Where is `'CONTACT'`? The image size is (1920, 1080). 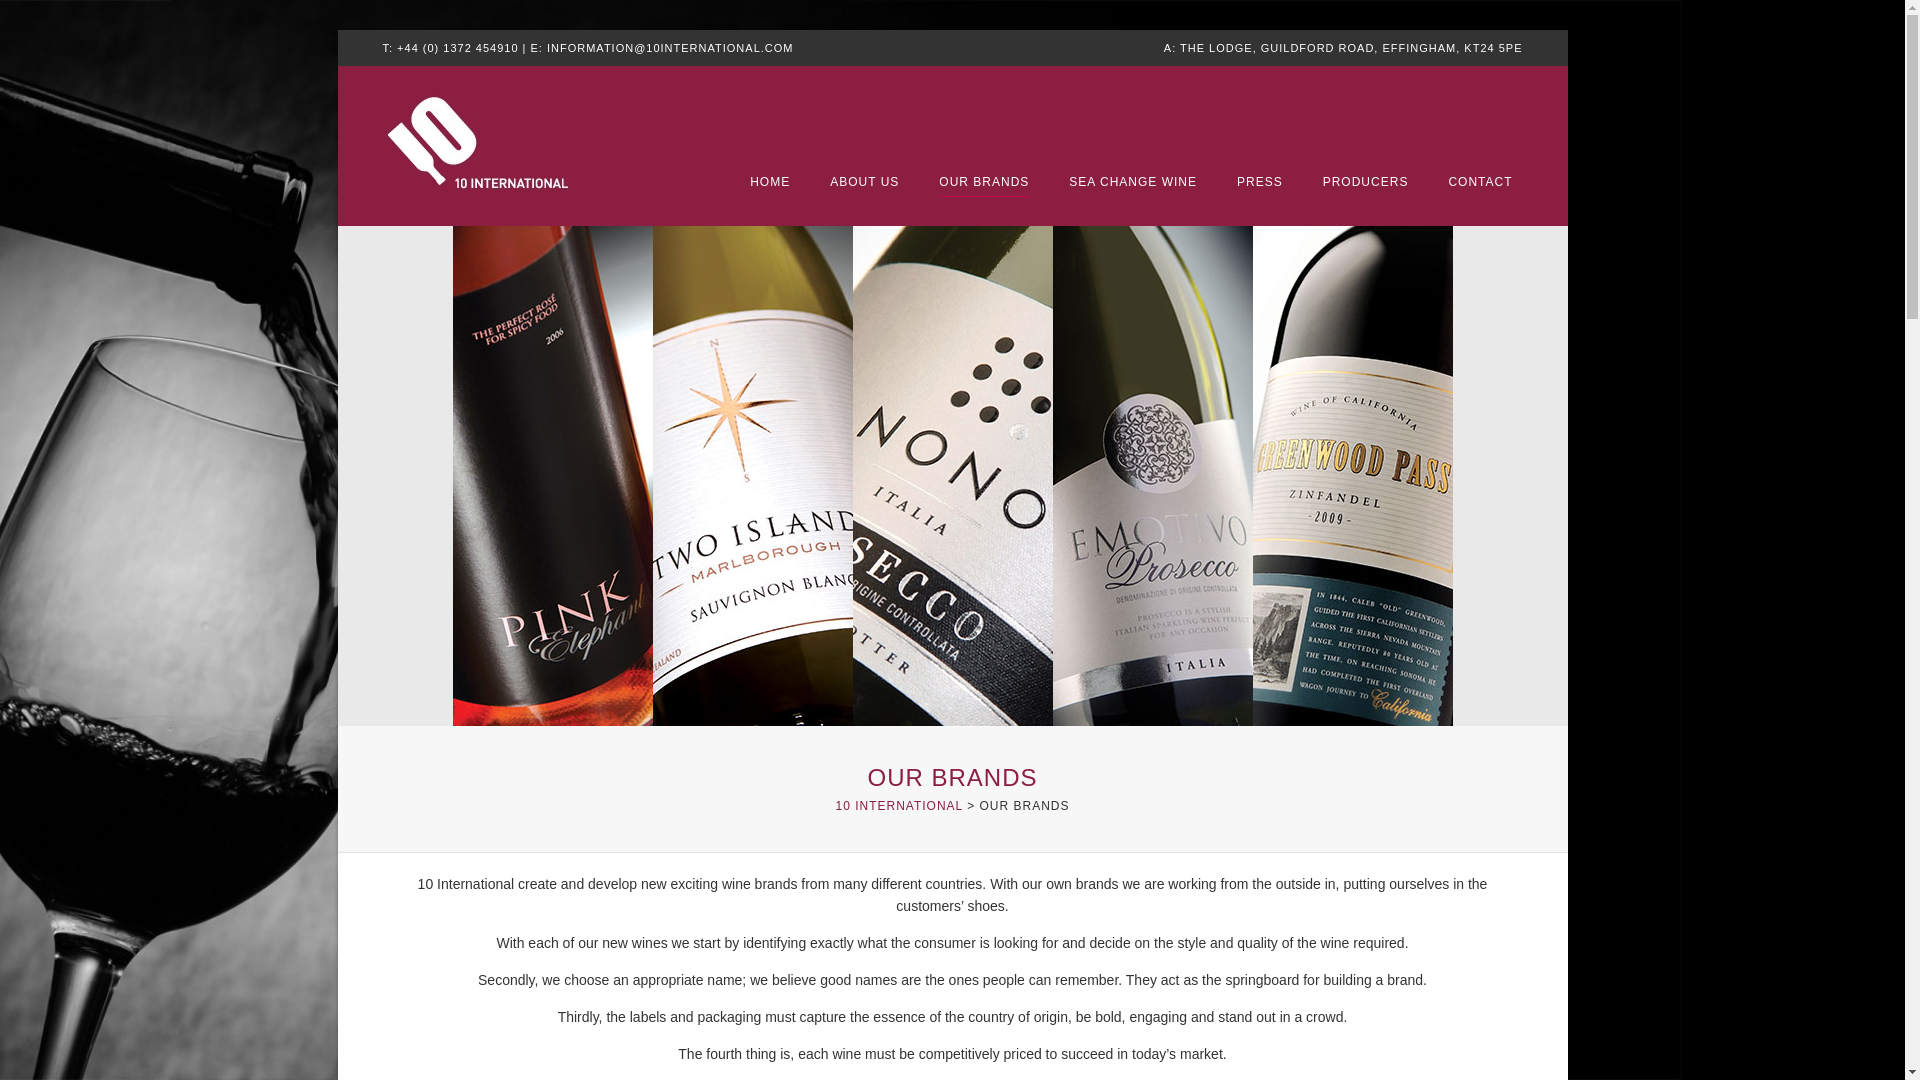
'CONTACT' is located at coordinates (1479, 182).